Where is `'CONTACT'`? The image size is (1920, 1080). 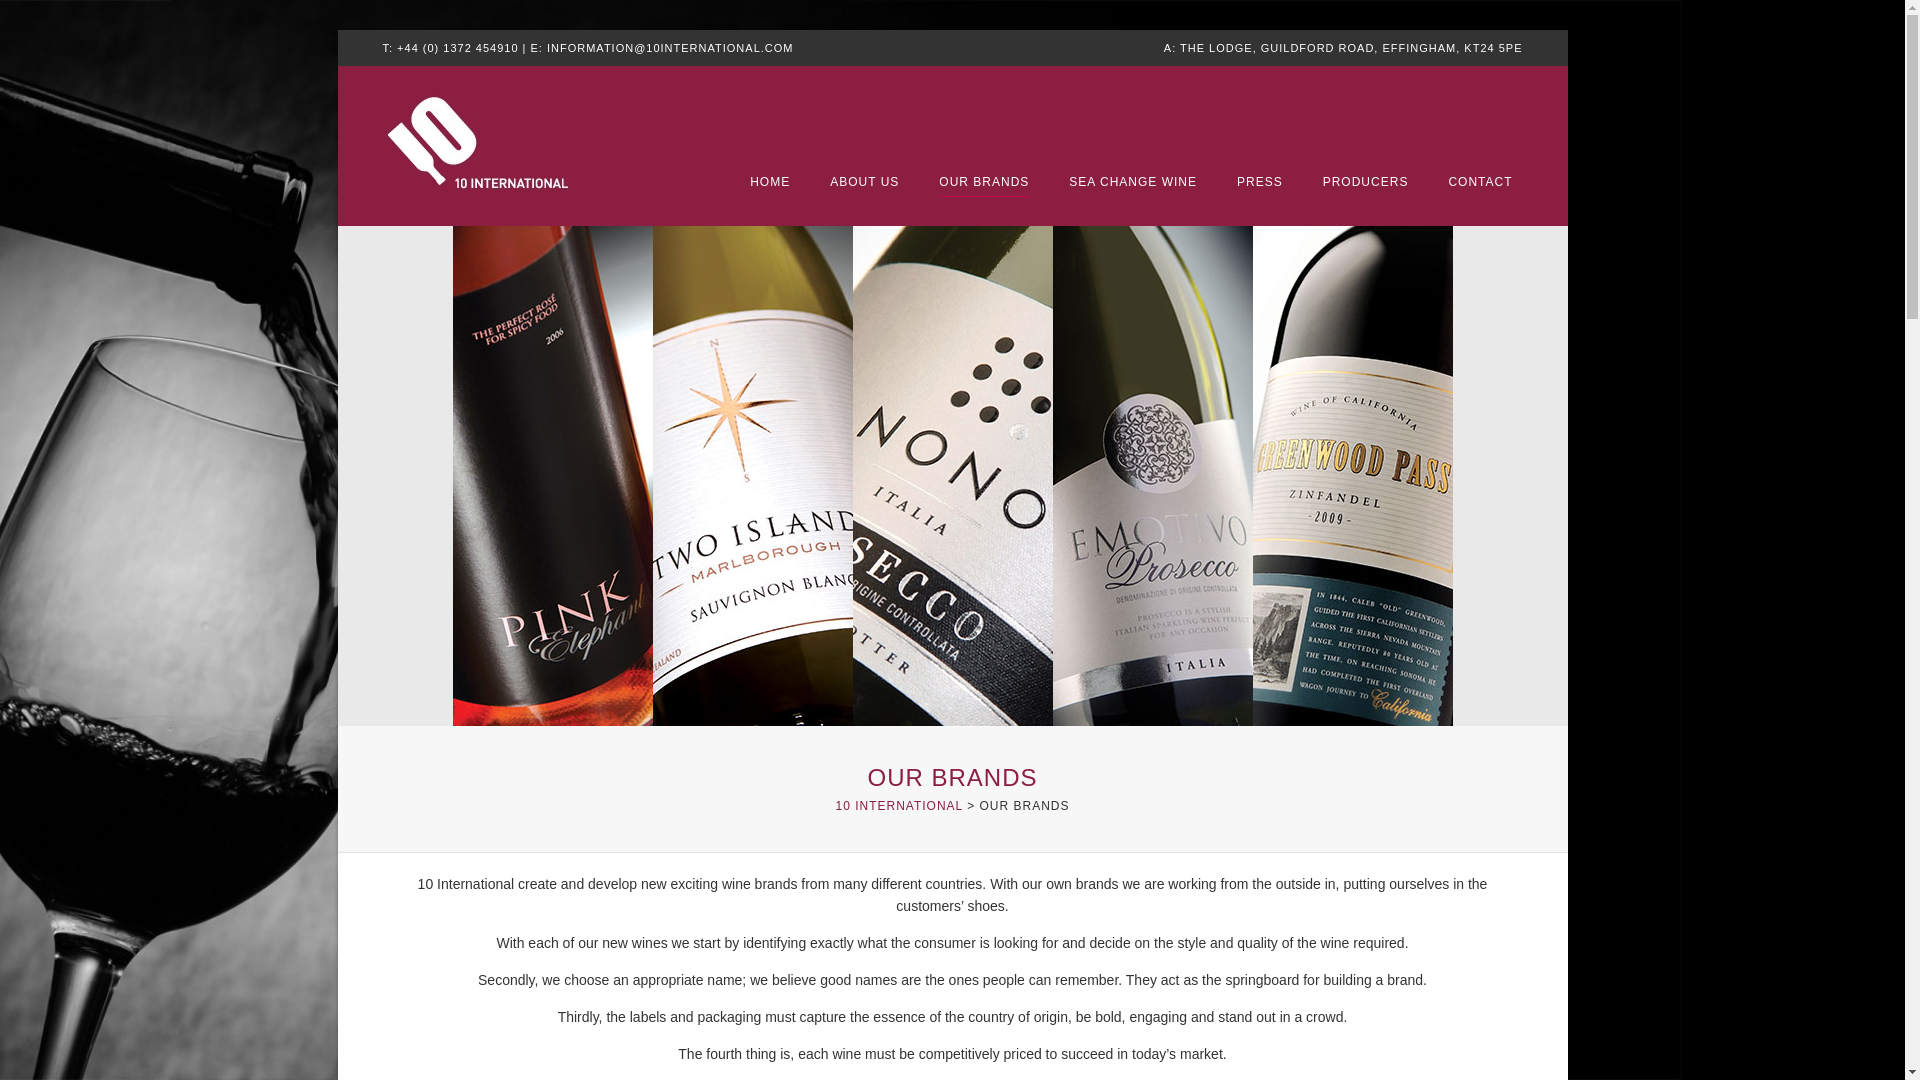
'CONTACT' is located at coordinates (1479, 182).